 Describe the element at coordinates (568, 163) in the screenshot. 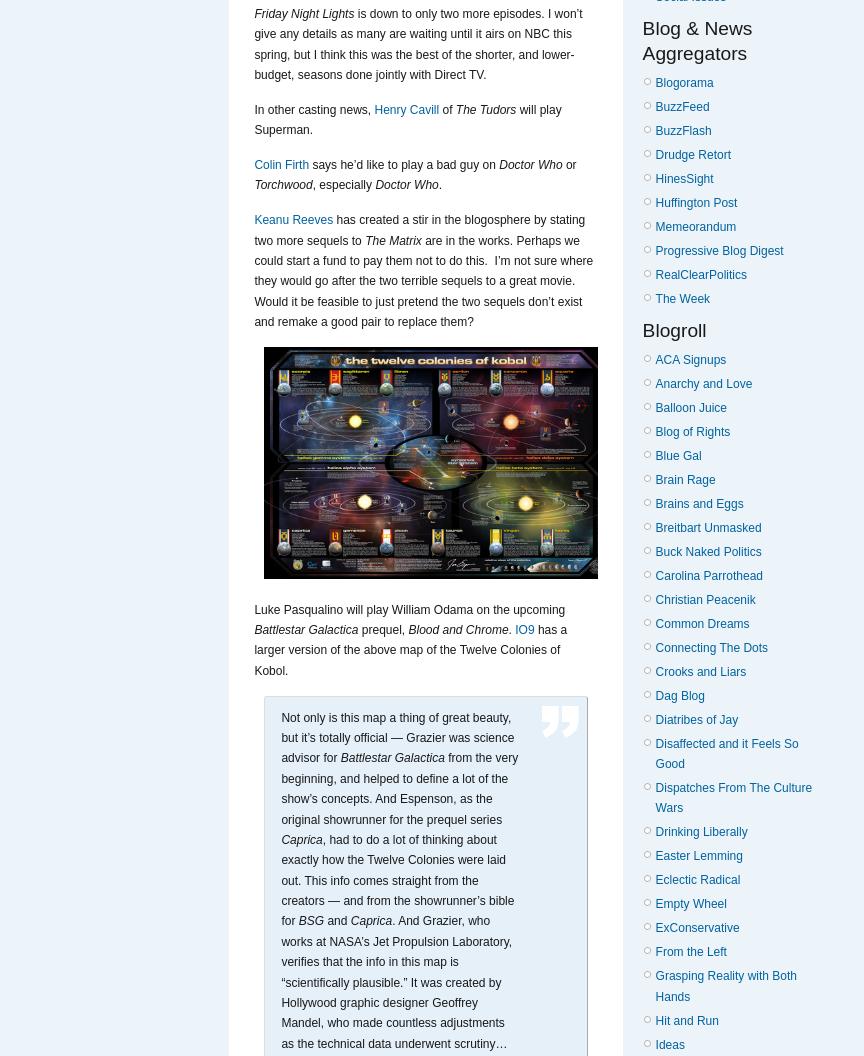

I see `'or'` at that location.